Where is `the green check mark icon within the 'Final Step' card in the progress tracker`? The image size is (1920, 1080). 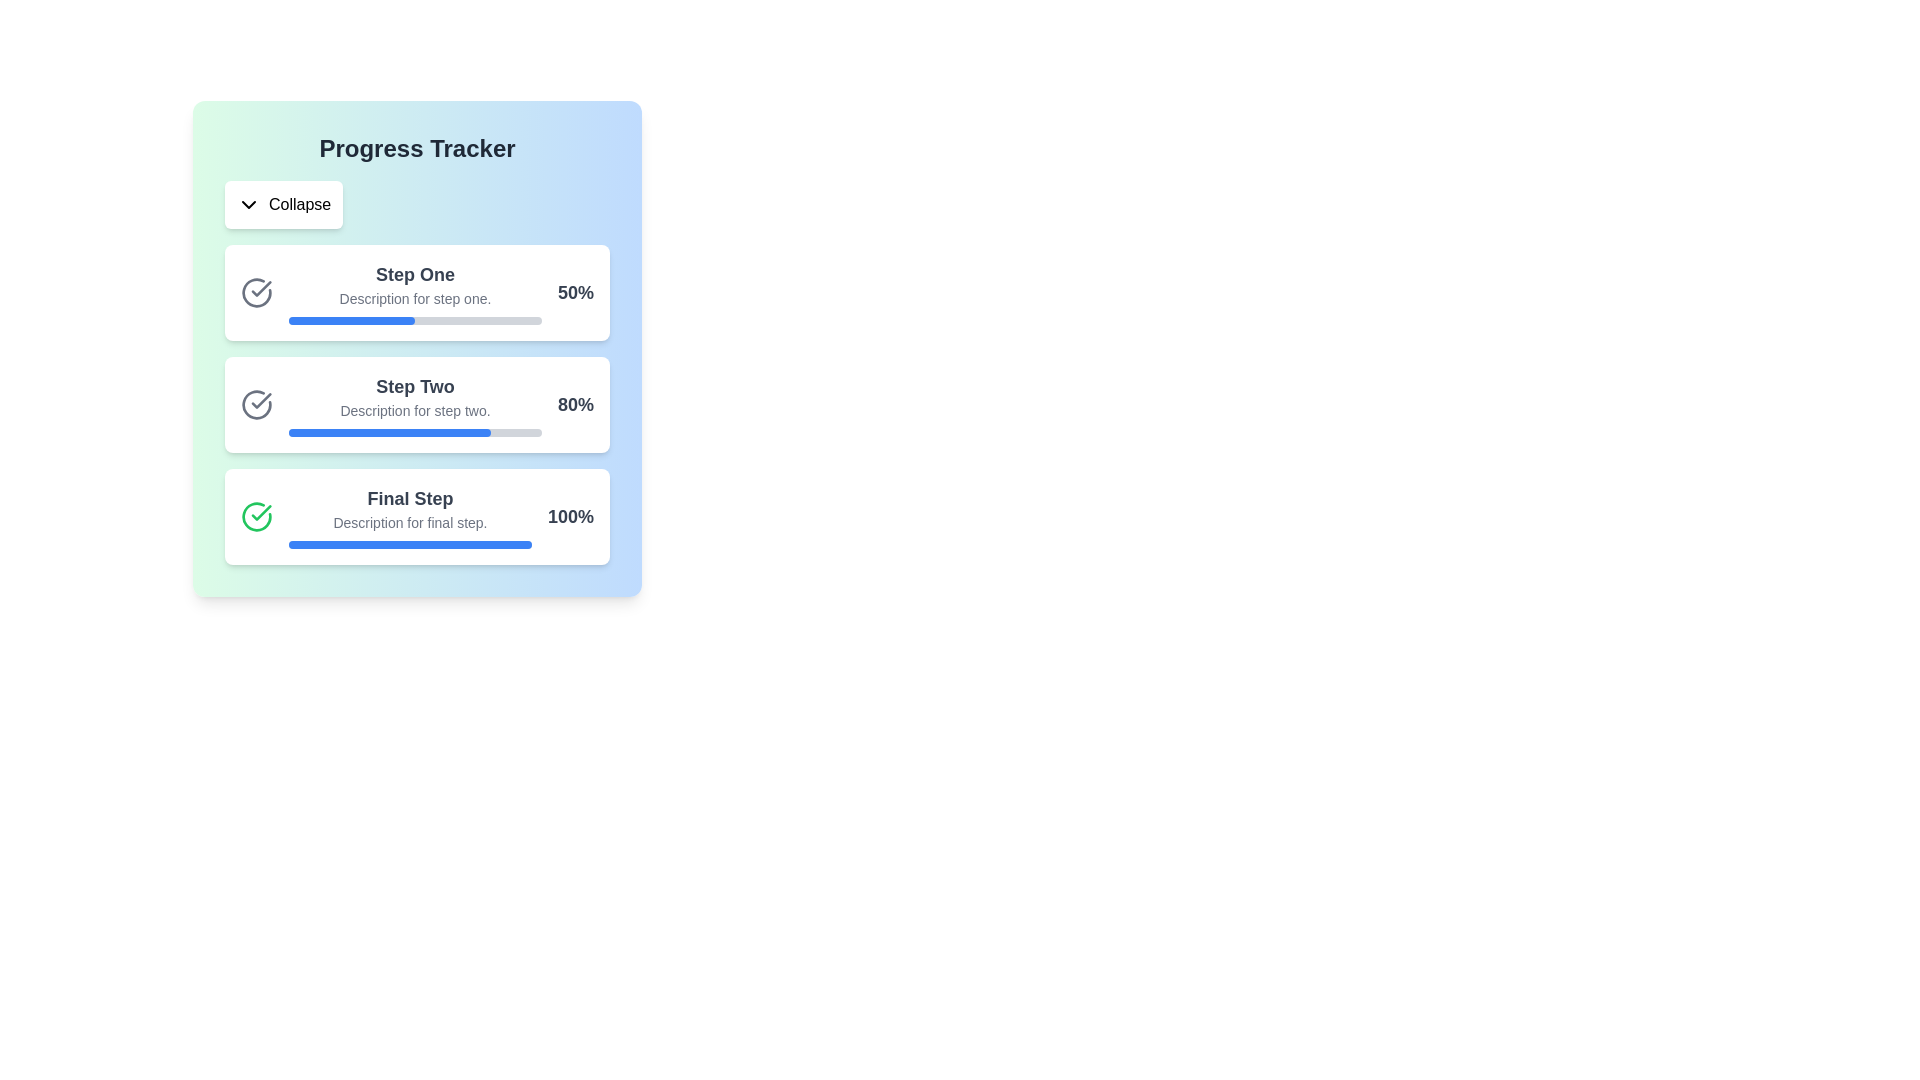
the green check mark icon within the 'Final Step' card in the progress tracker is located at coordinates (260, 512).